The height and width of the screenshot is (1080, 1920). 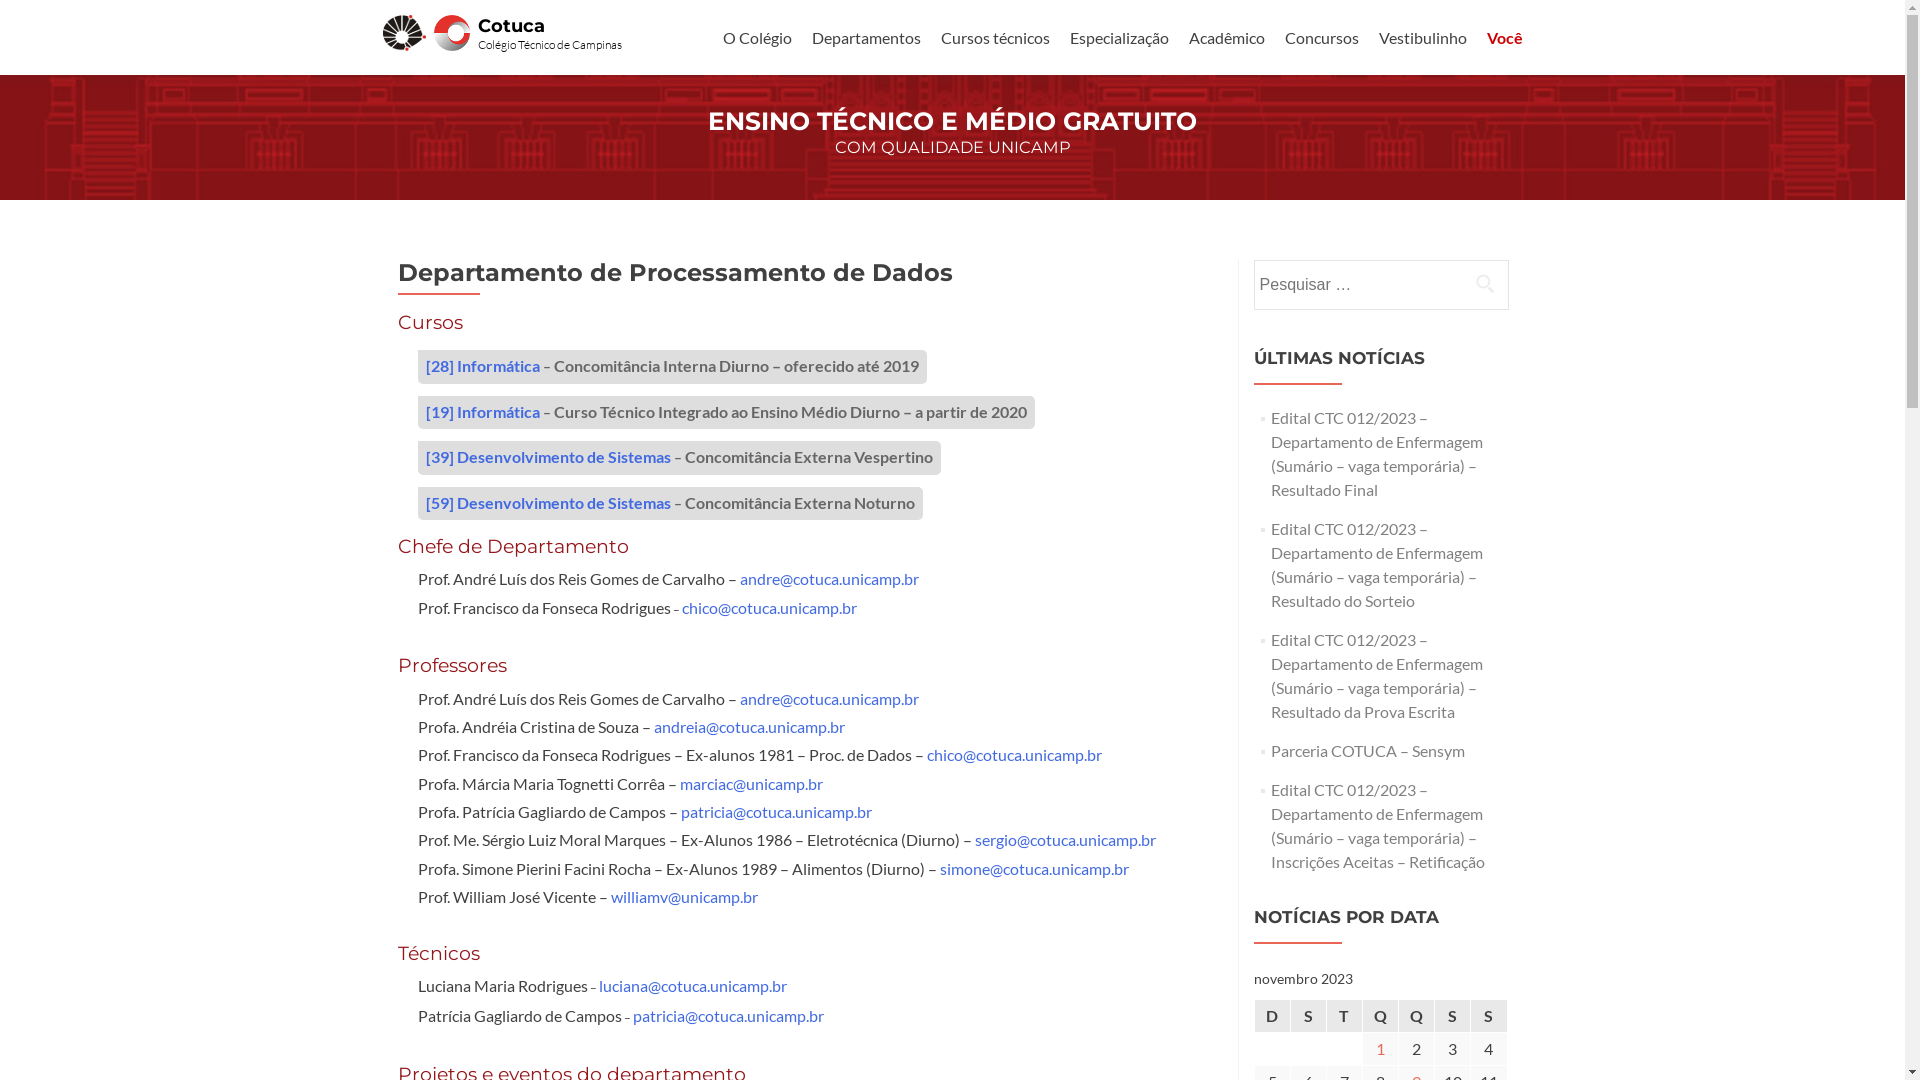 I want to click on 'Cotuca', so click(x=455, y=30).